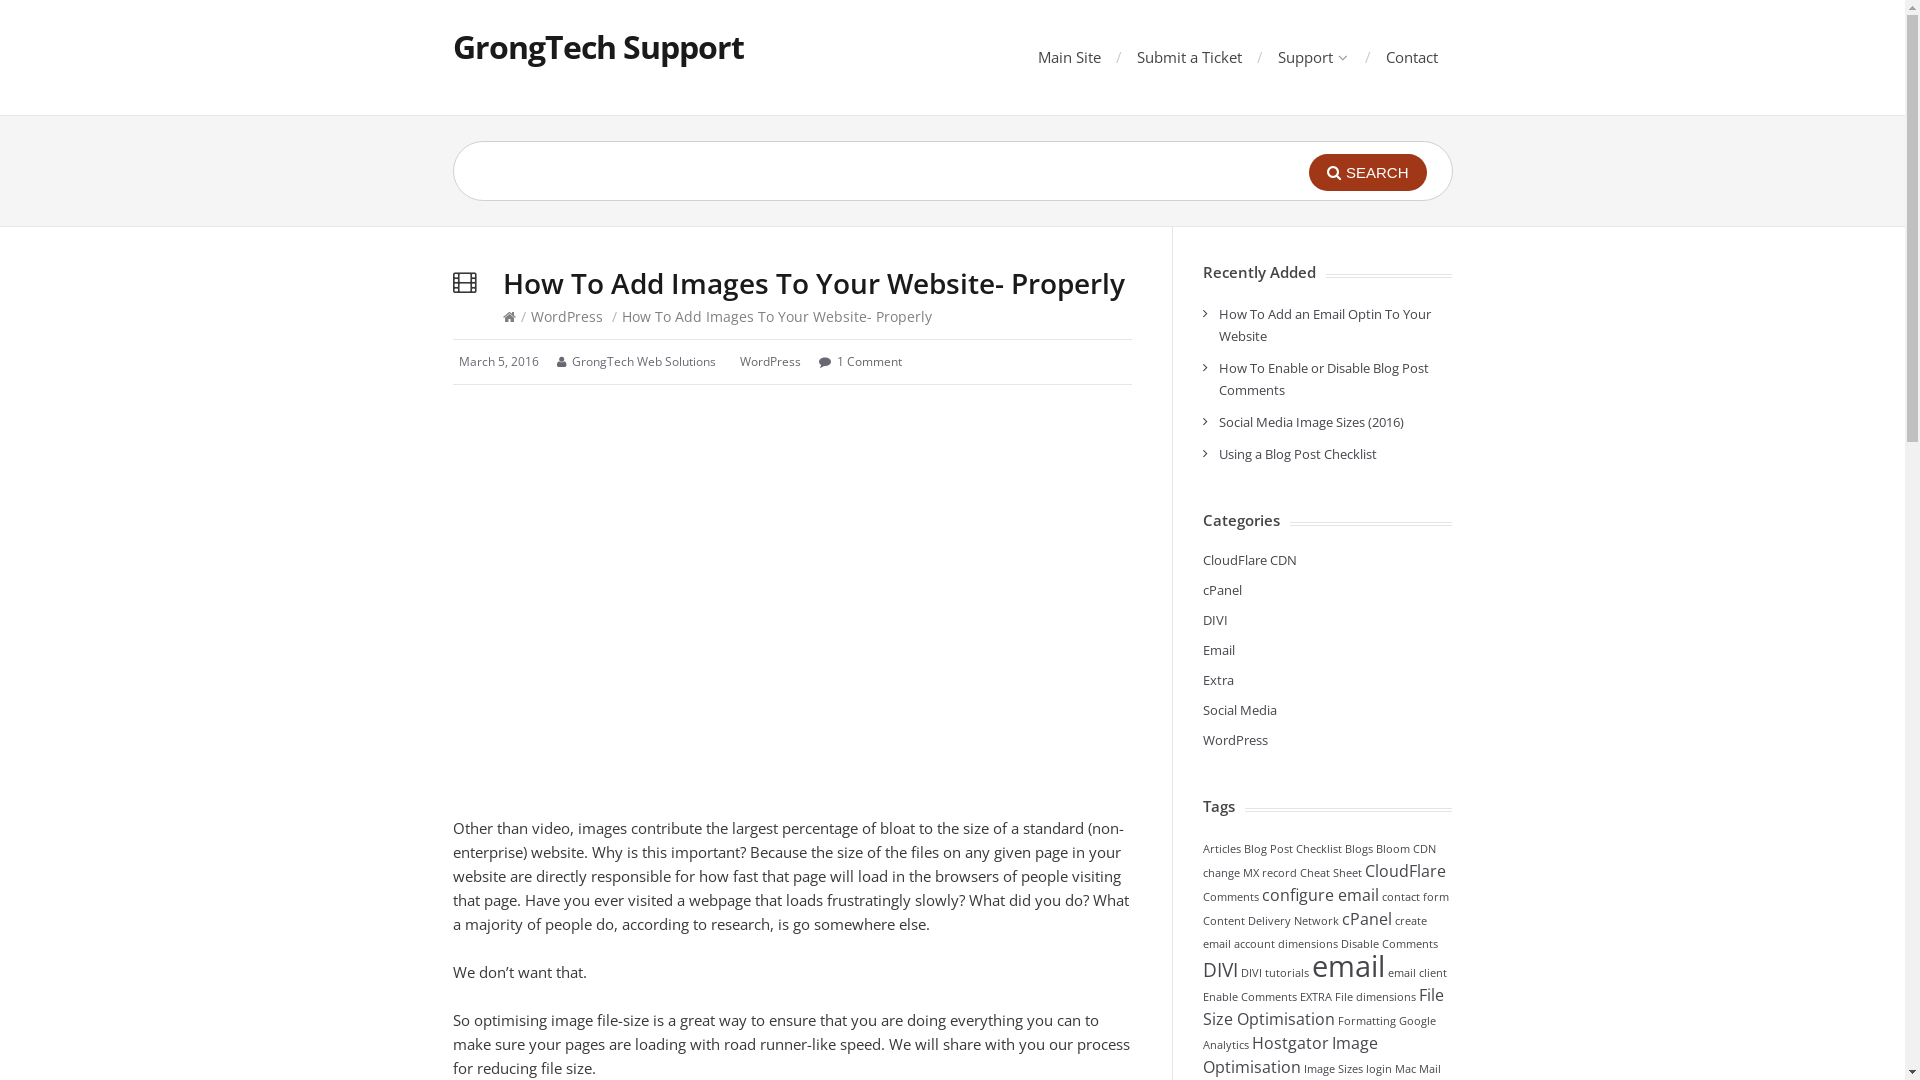  I want to click on 'login', so click(1377, 1067).